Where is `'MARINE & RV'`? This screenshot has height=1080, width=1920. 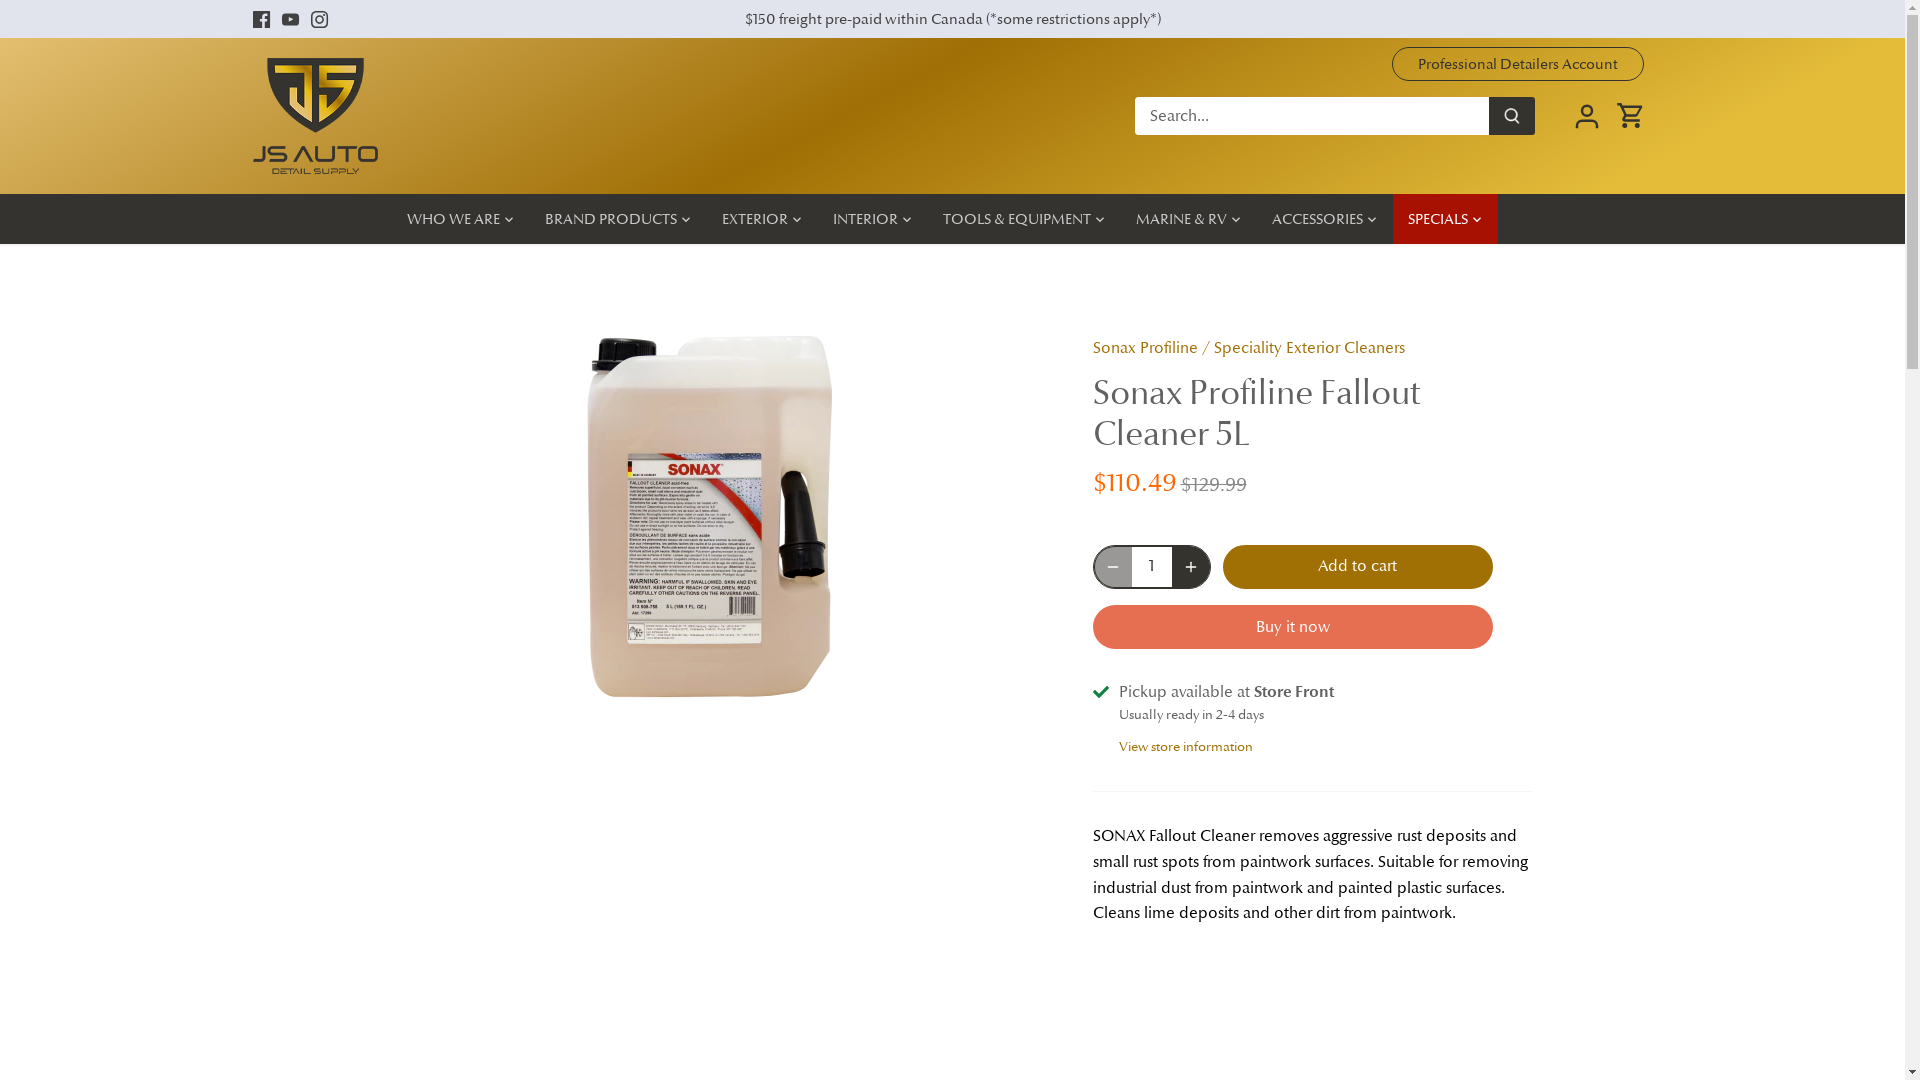
'MARINE & RV' is located at coordinates (1121, 219).